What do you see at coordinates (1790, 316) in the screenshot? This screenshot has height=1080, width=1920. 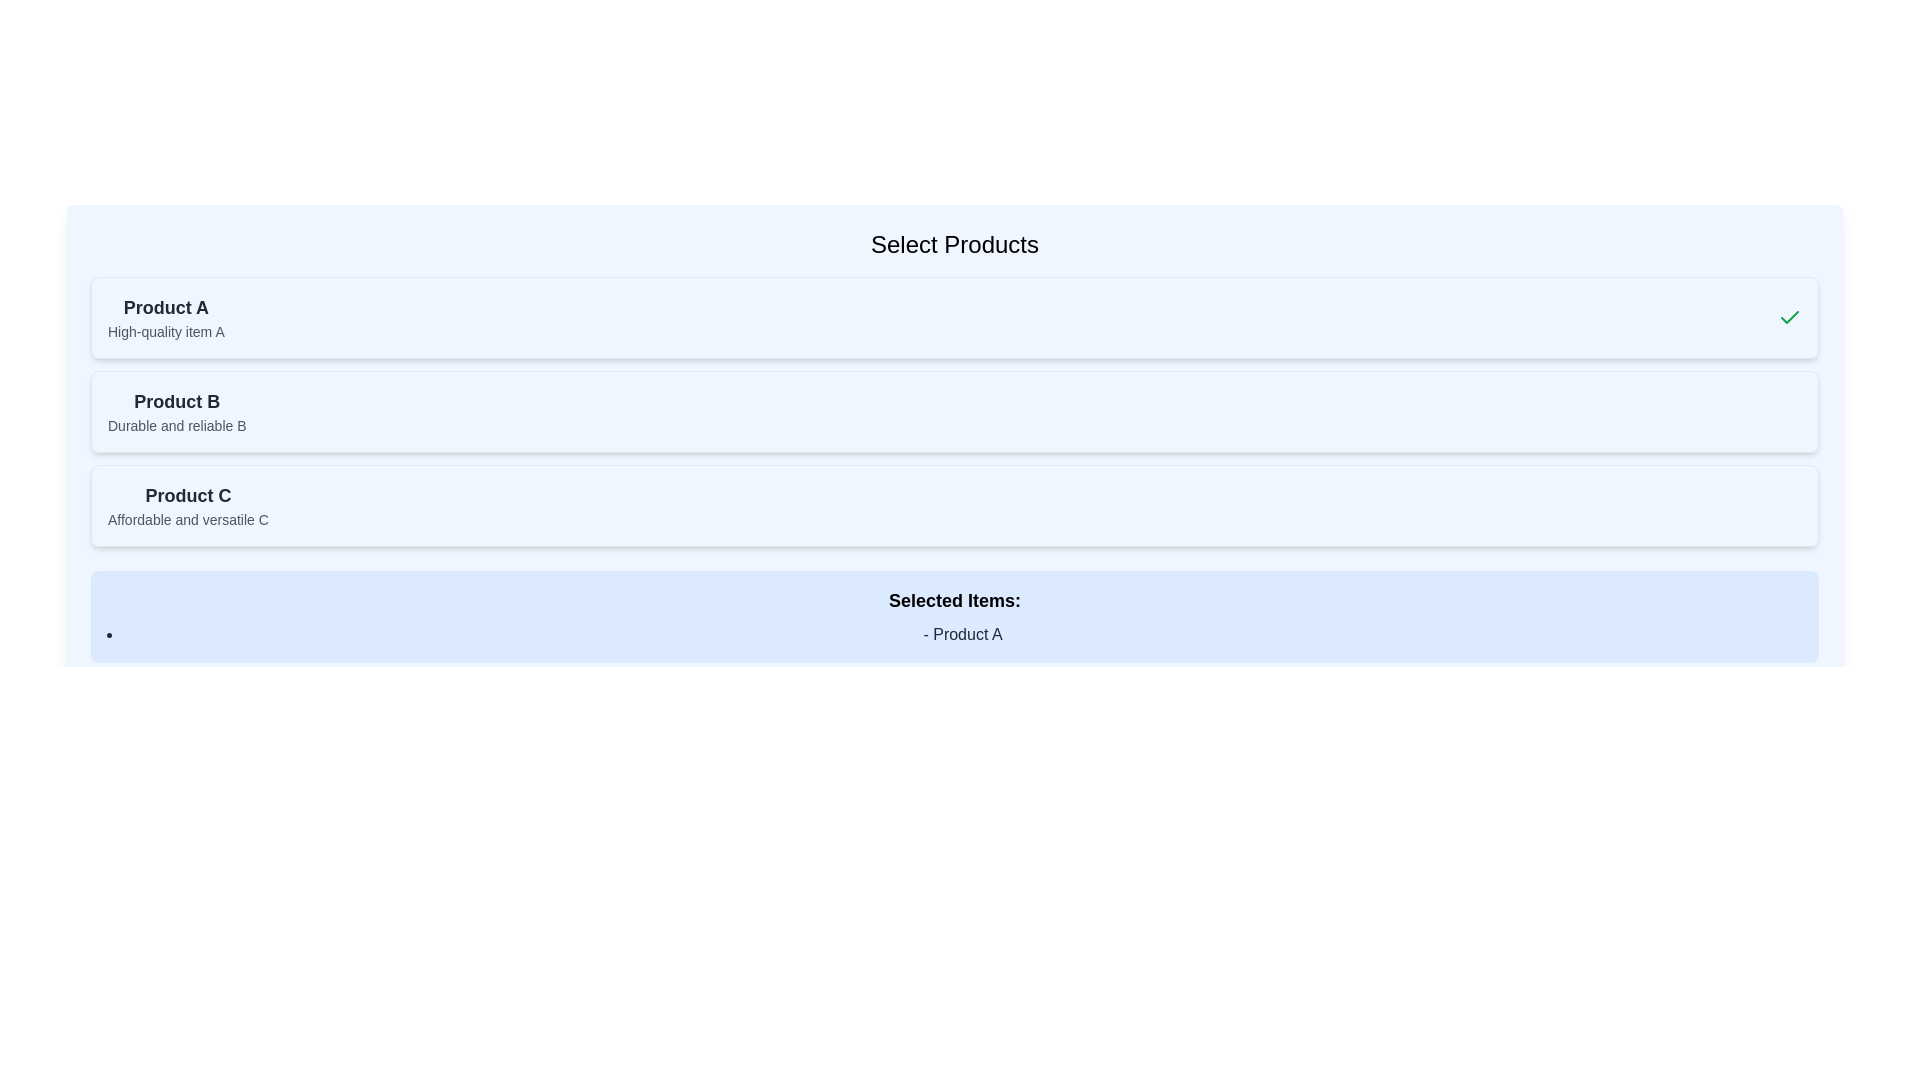 I see `the Checkmark icon indicating selection for 'Product A', located within the right-hand side of the row` at bounding box center [1790, 316].